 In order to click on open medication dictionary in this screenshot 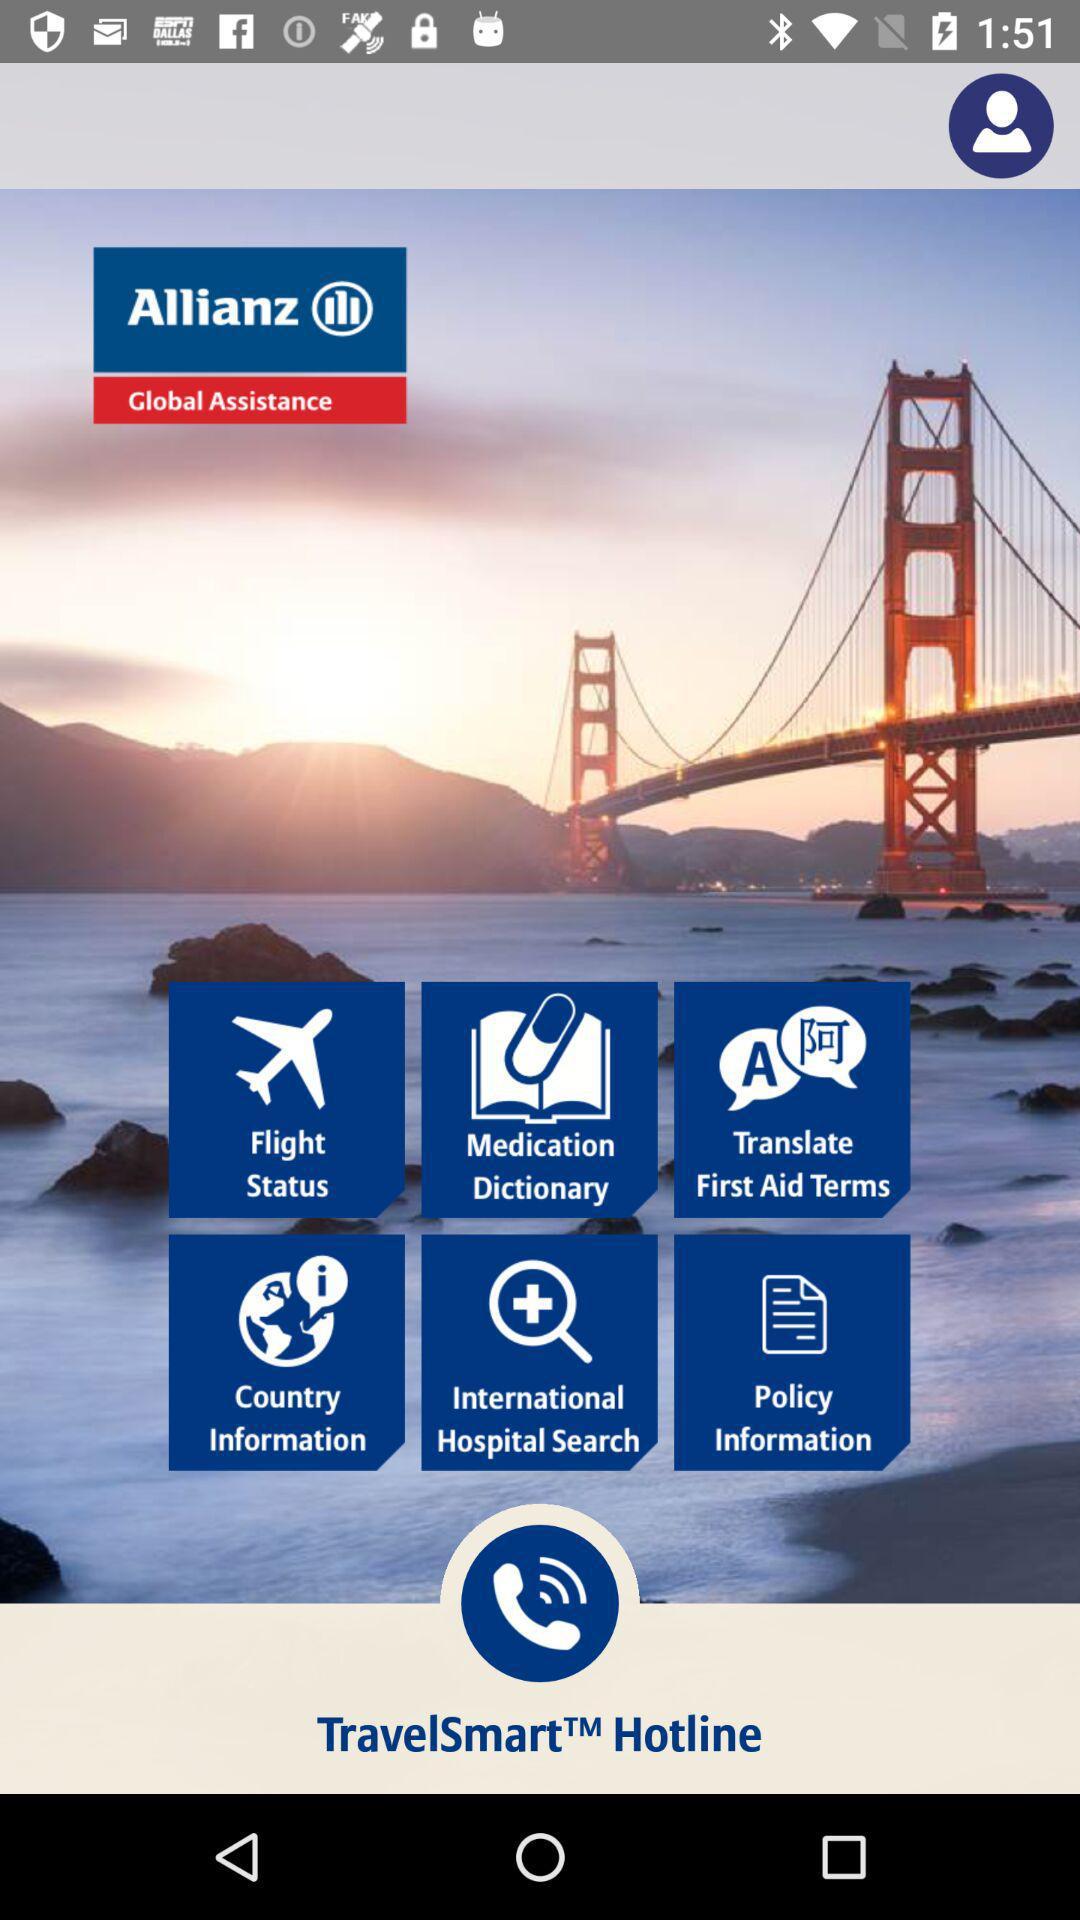, I will do `click(538, 1098)`.